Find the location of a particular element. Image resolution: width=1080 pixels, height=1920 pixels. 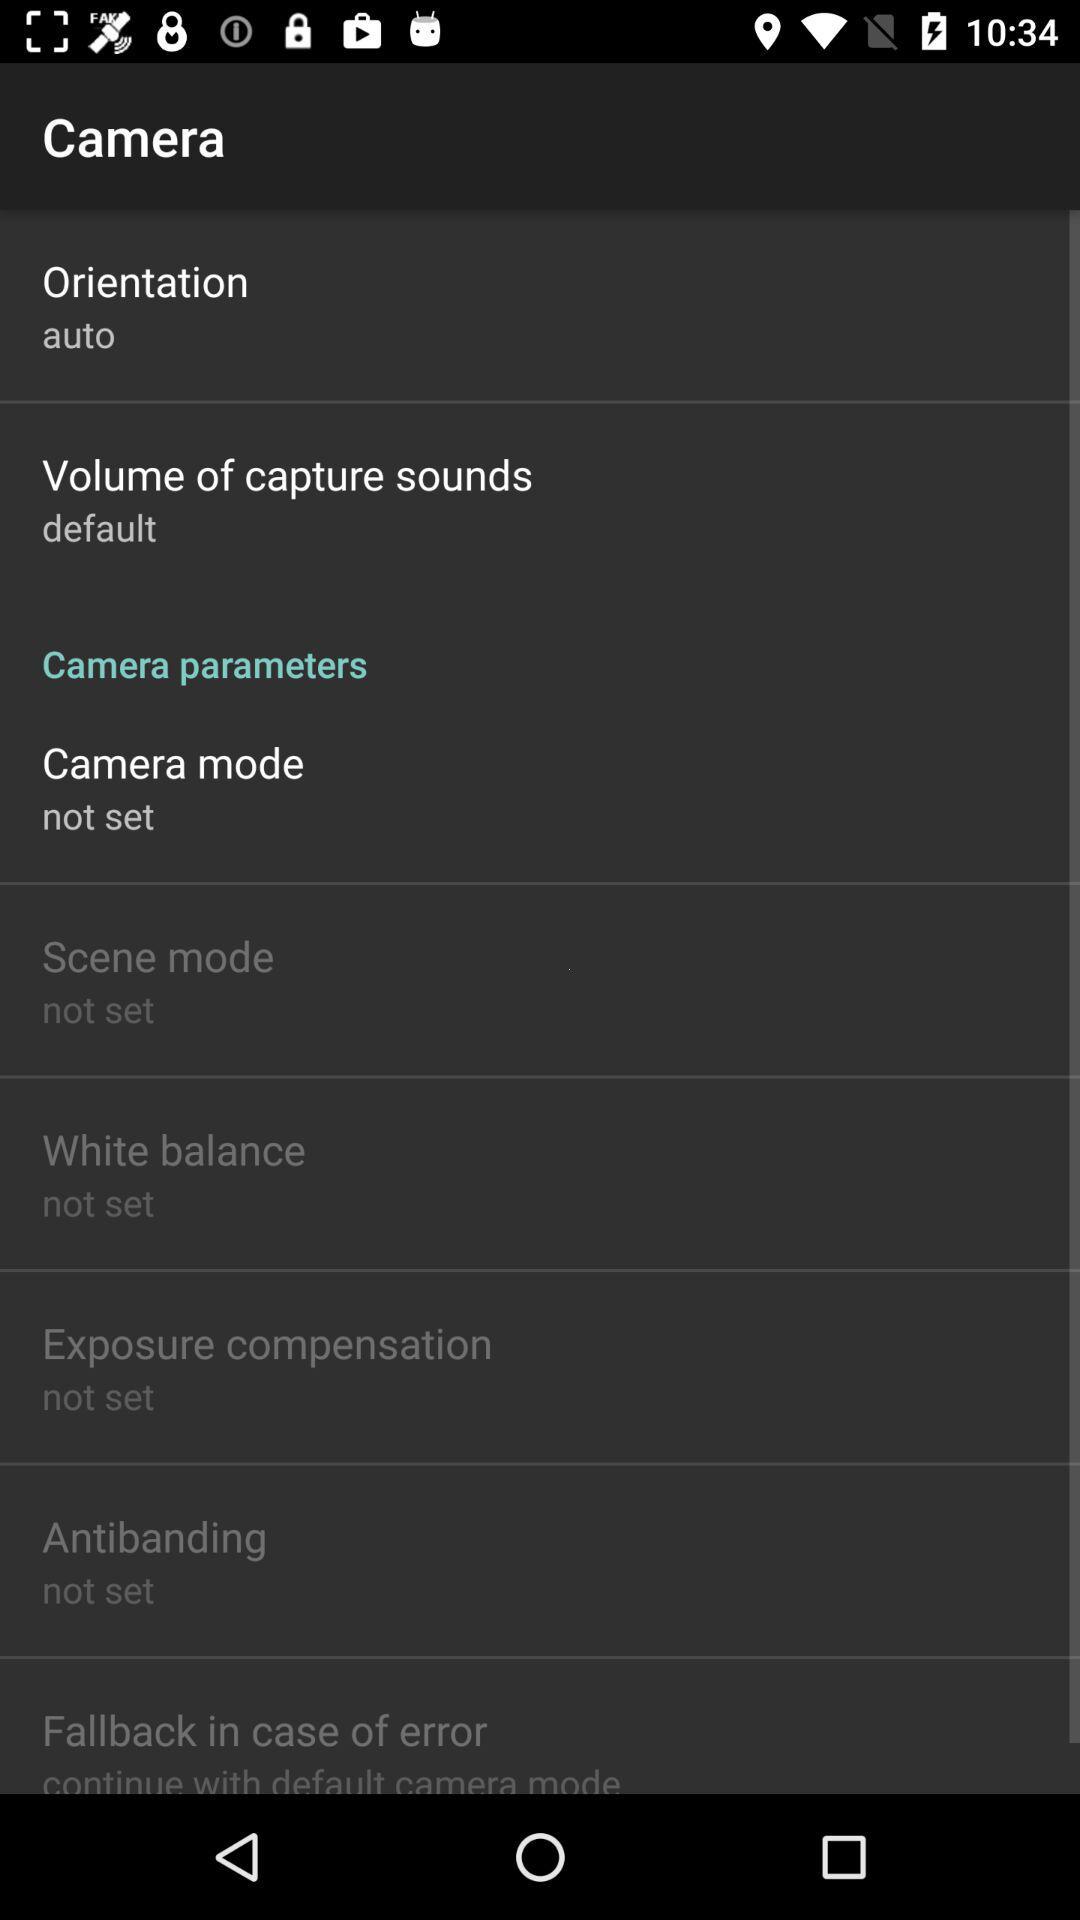

the continue with default app is located at coordinates (330, 1776).